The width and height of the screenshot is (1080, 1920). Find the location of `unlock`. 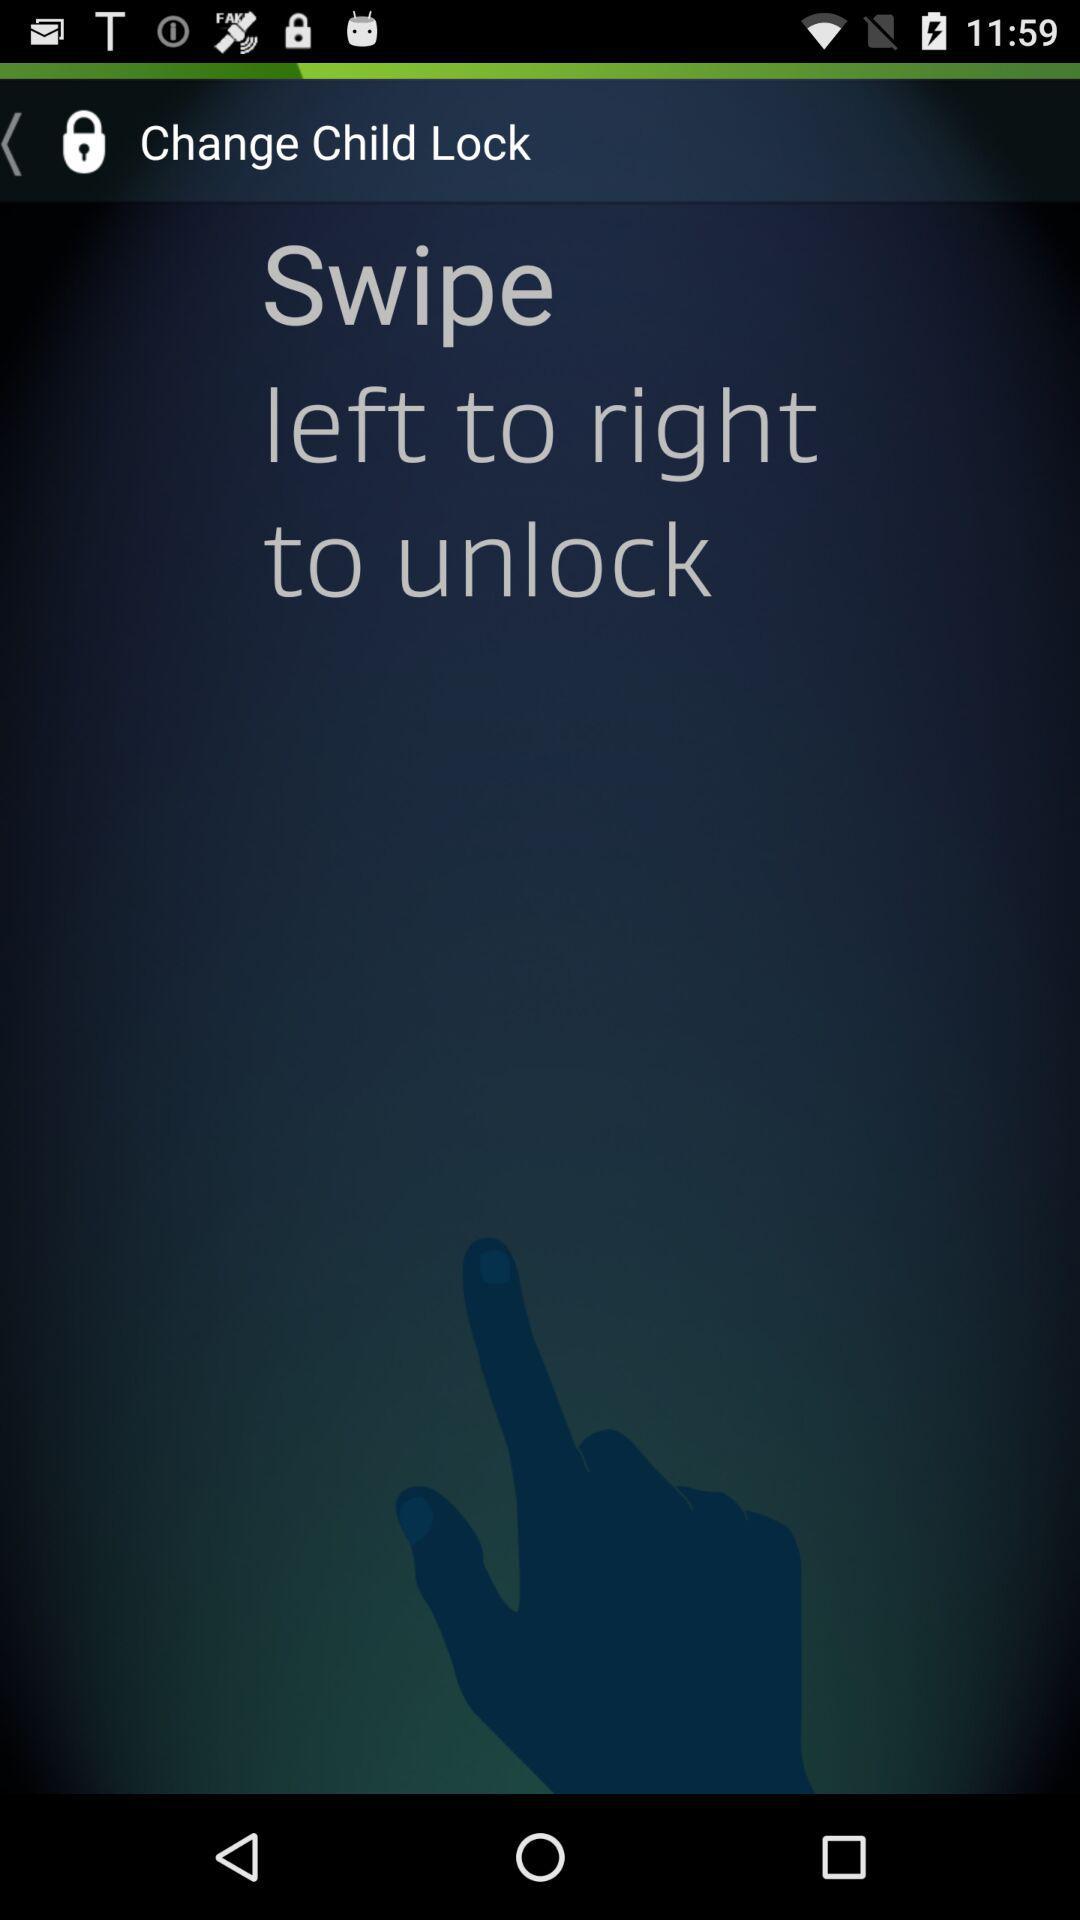

unlock is located at coordinates (61, 140).